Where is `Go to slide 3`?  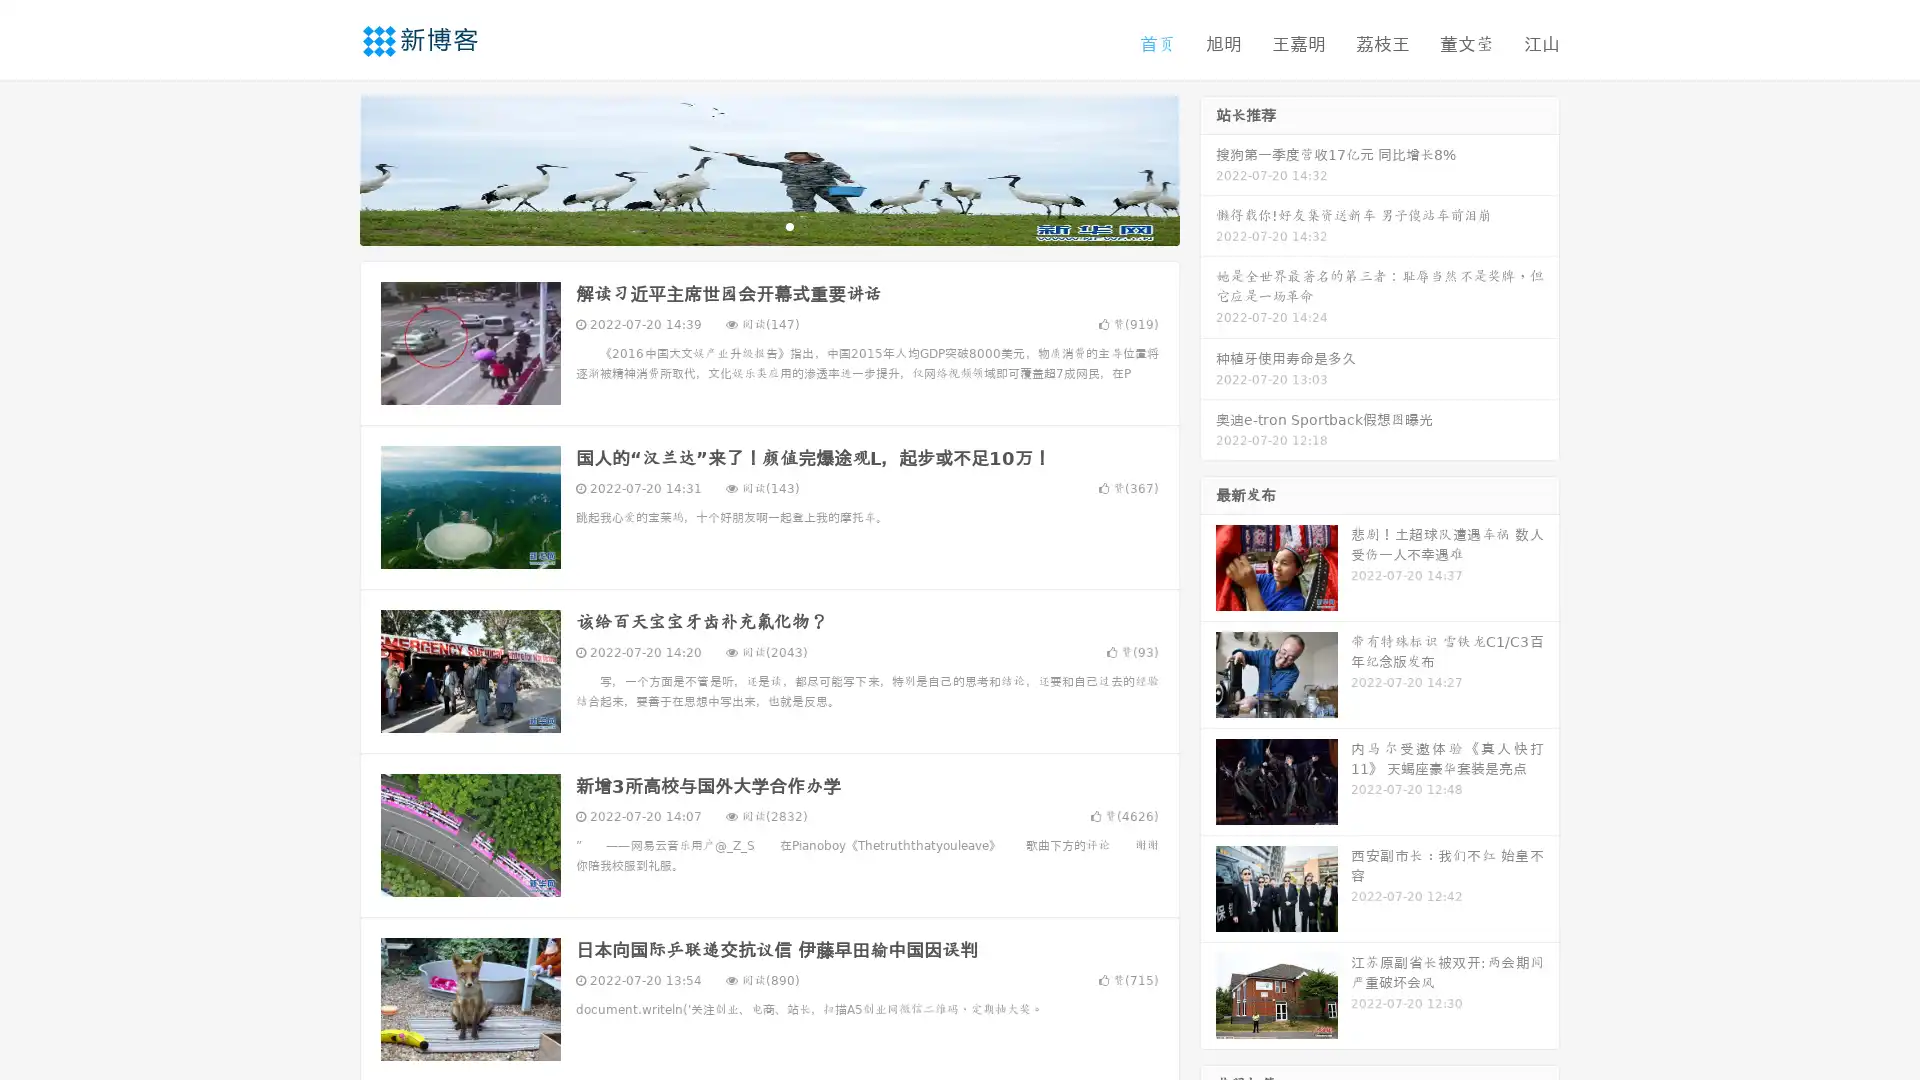 Go to slide 3 is located at coordinates (789, 225).